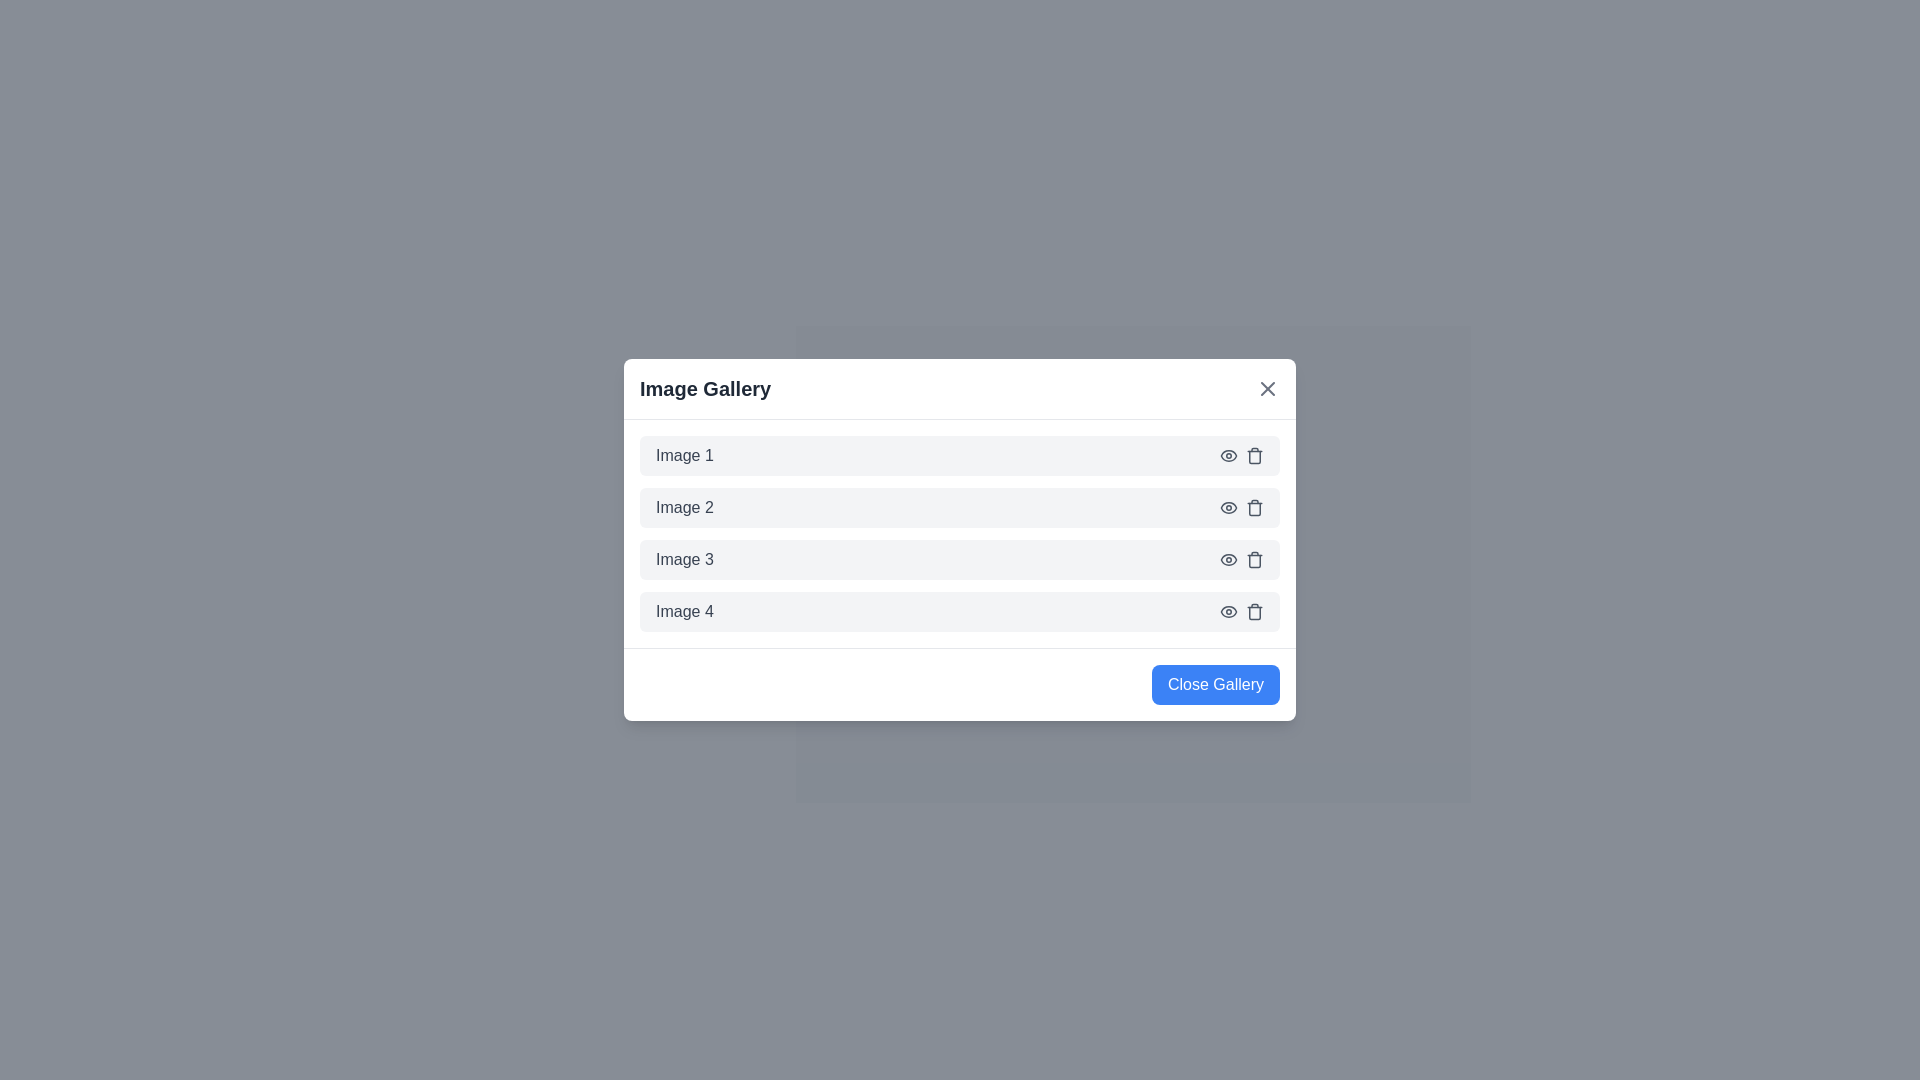  I want to click on the 'Image 4' text label located in the fourth row of the tabular interface, so click(684, 611).